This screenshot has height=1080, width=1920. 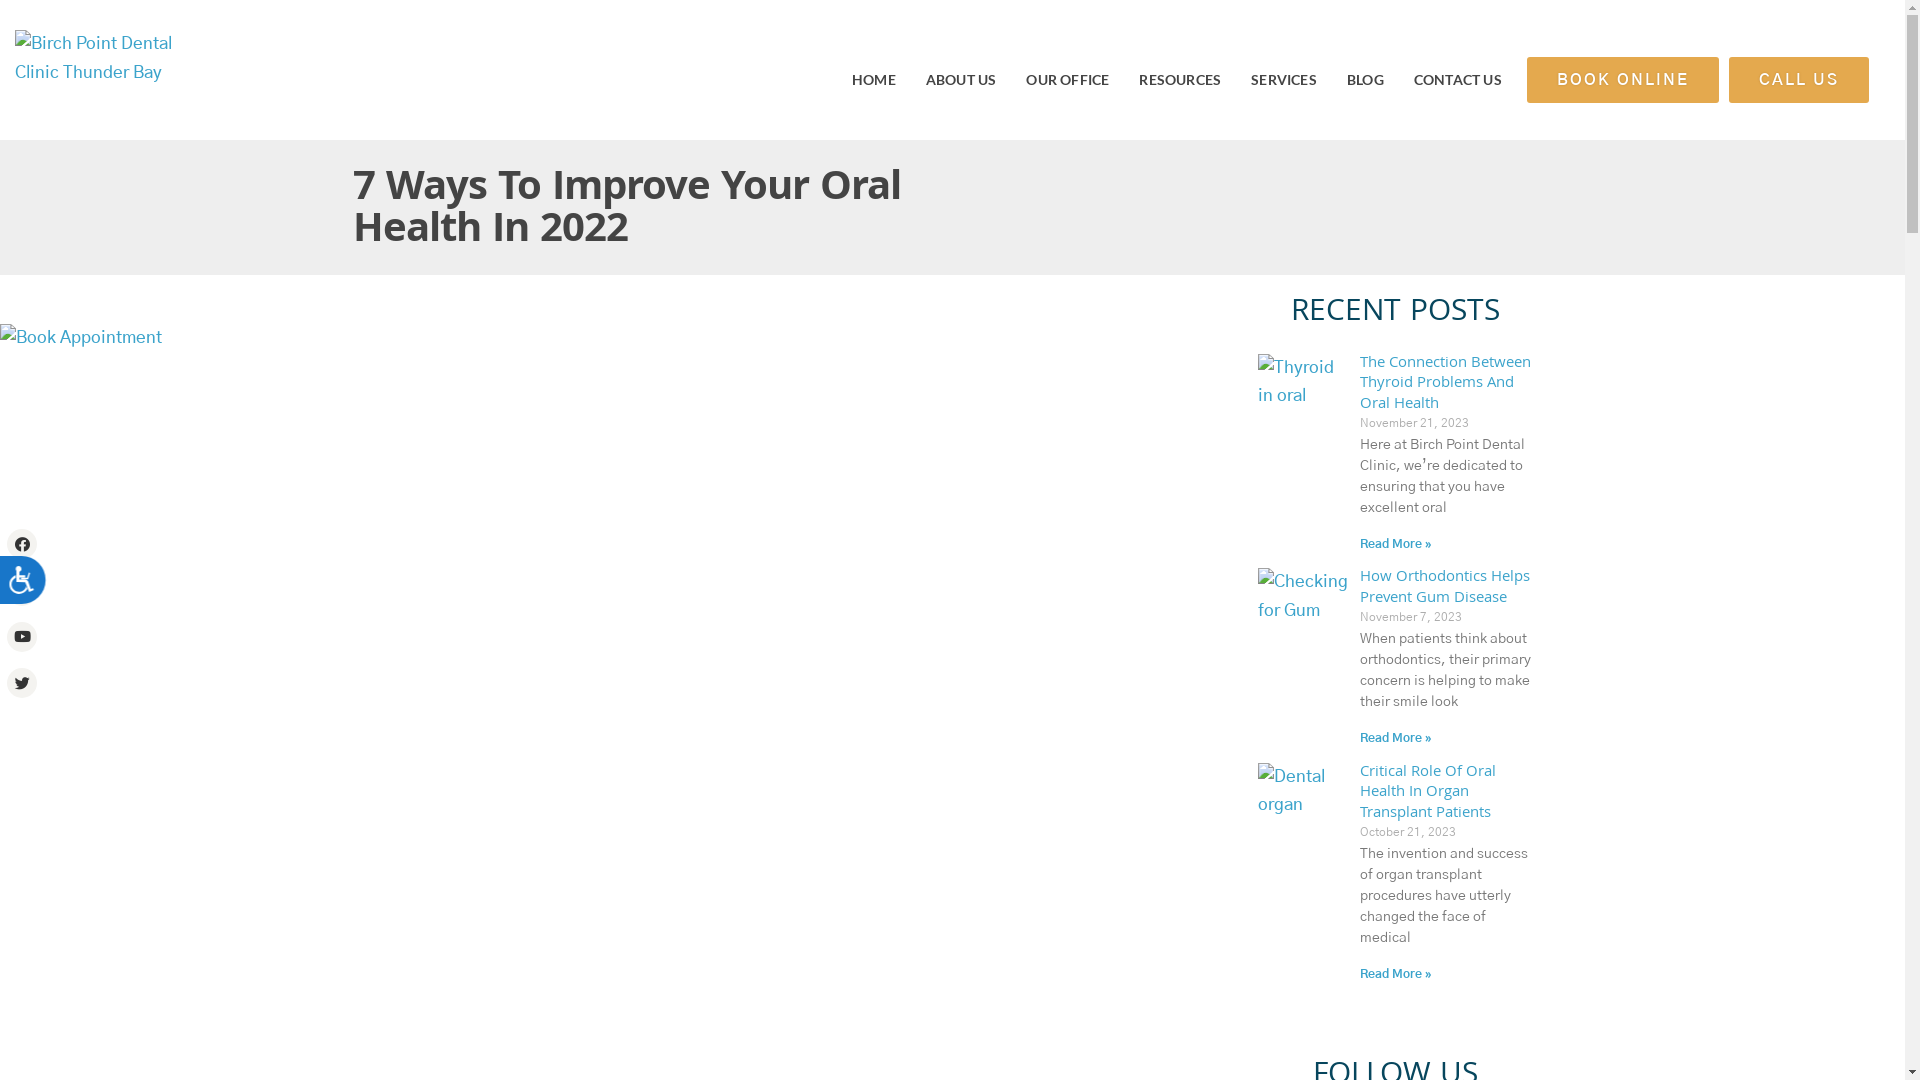 What do you see at coordinates (1444, 587) in the screenshot?
I see `'How Orthodontics Helps Prevent Gum Disease'` at bounding box center [1444, 587].